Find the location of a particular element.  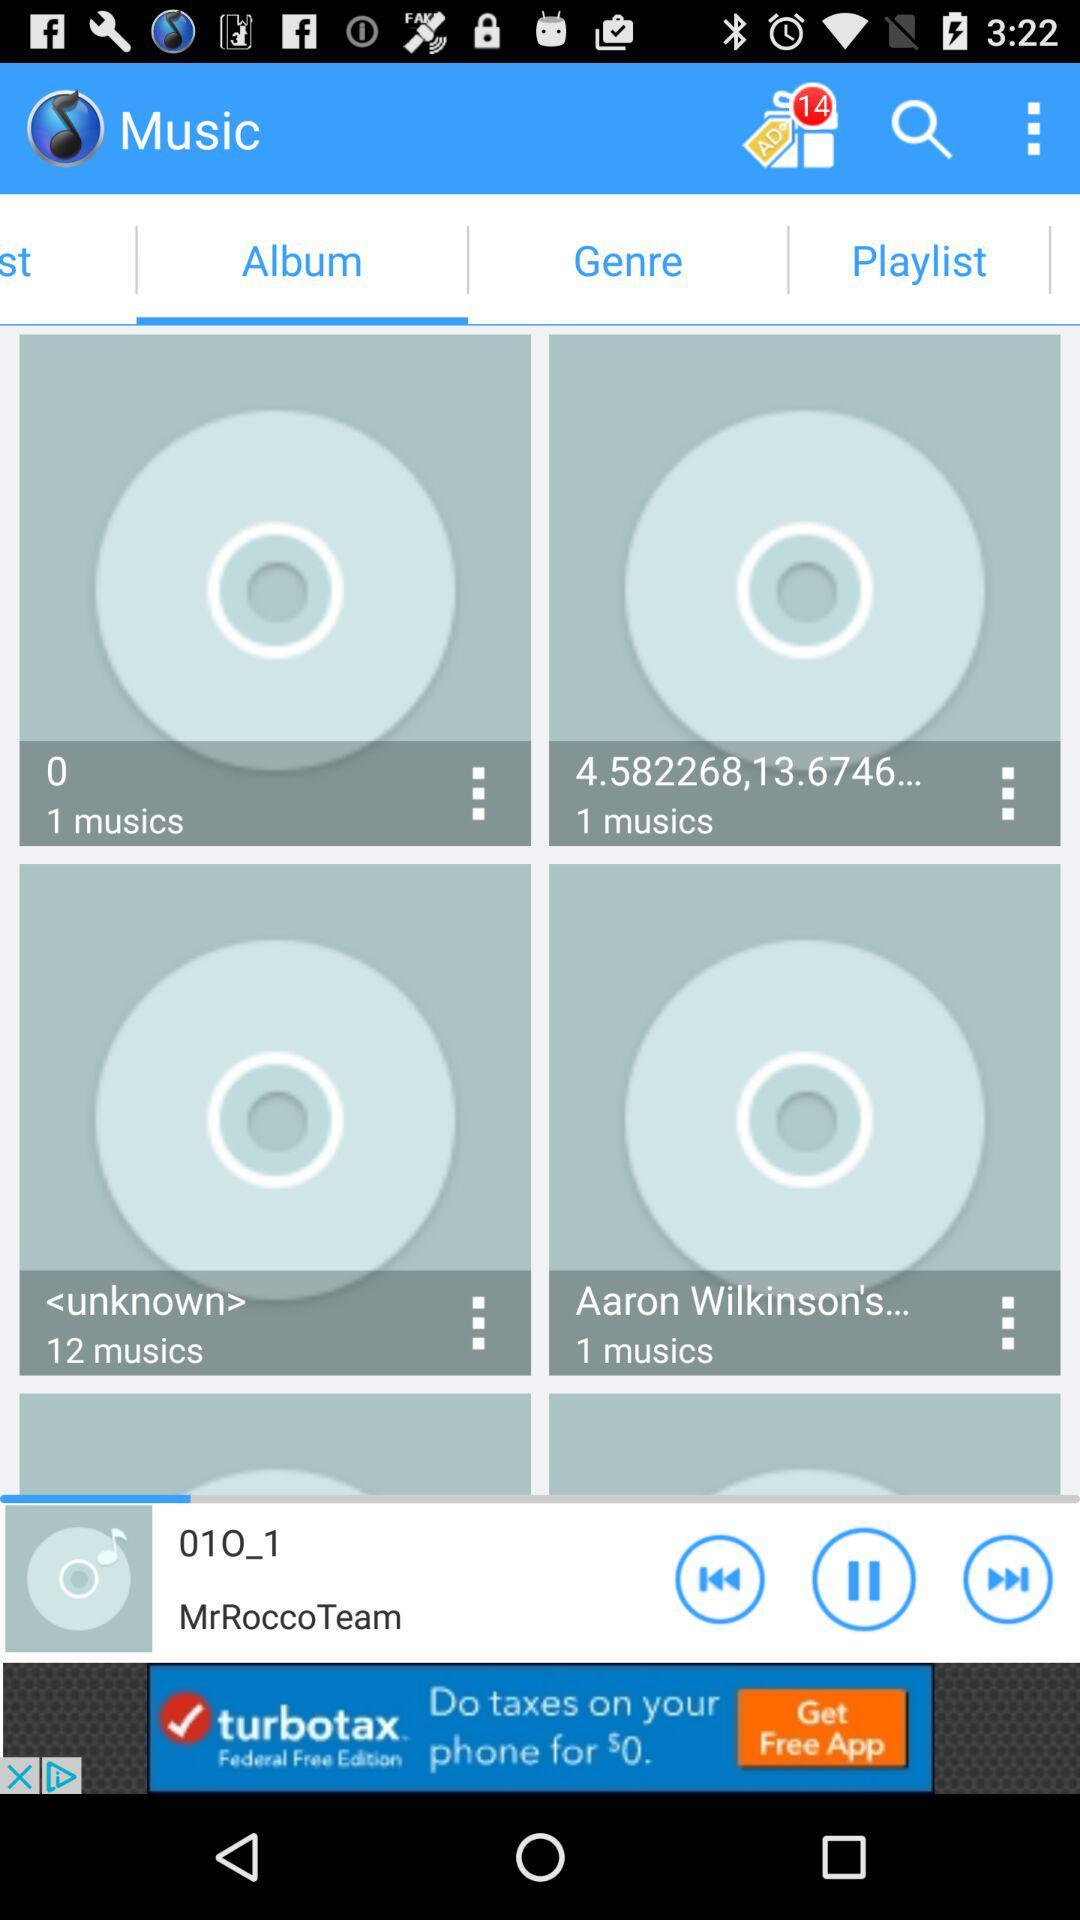

pause is located at coordinates (863, 1577).